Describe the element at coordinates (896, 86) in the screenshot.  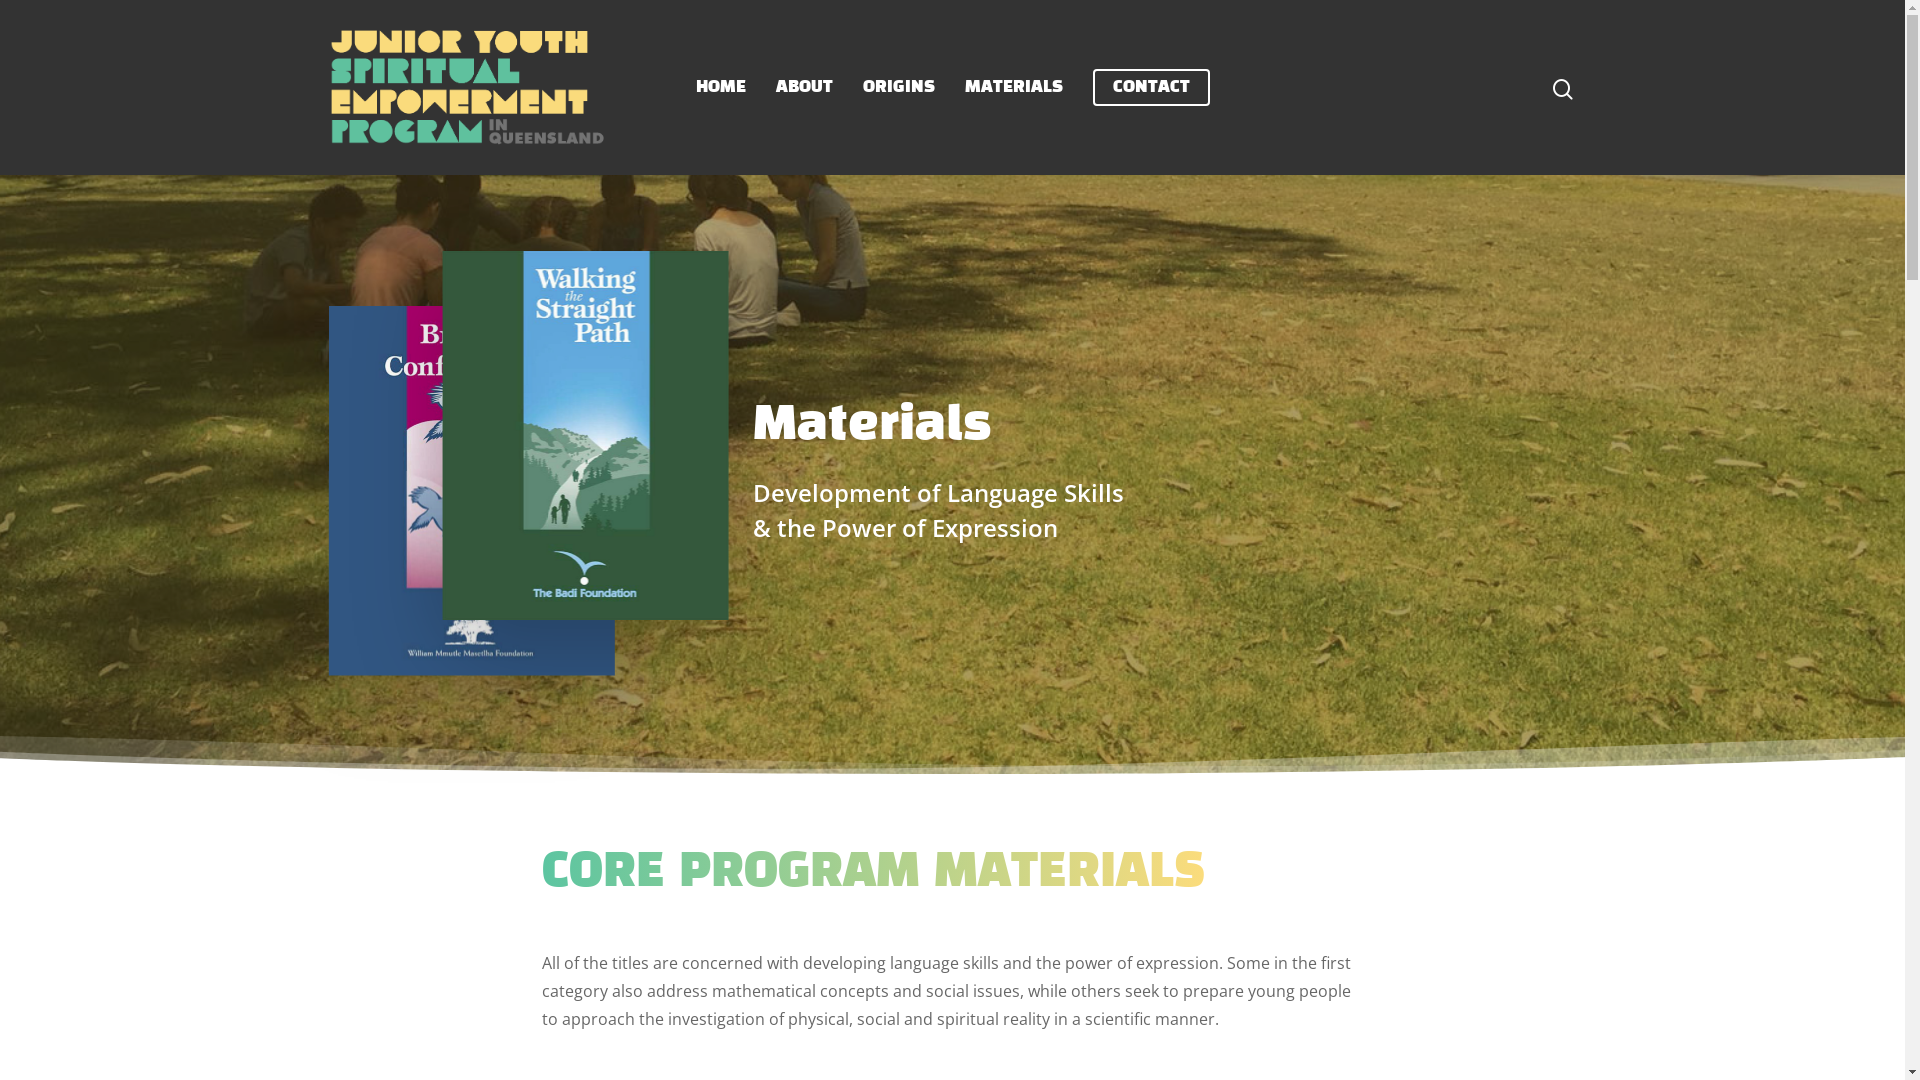
I see `'ORIGINS'` at that location.